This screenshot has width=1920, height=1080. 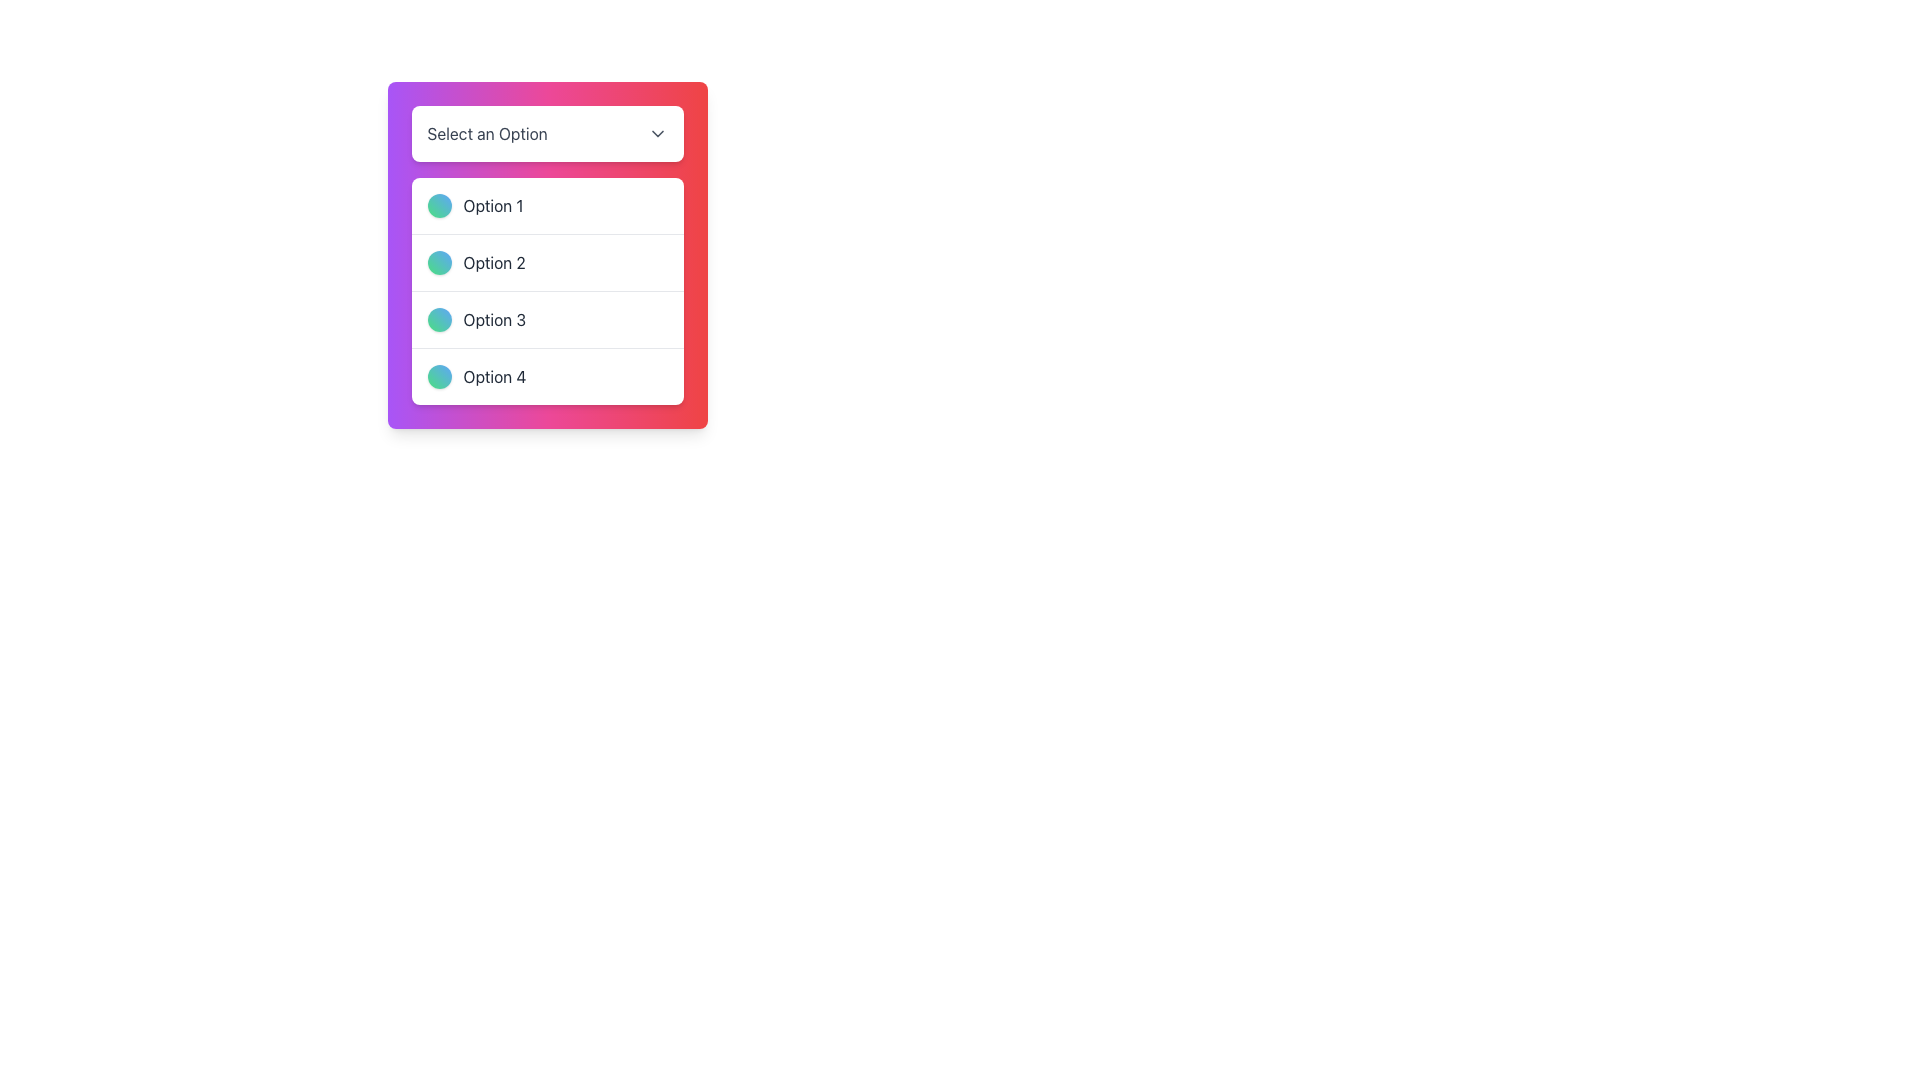 What do you see at coordinates (547, 206) in the screenshot?
I see `the first list item labeled 'Option 1' in the dropdown menu` at bounding box center [547, 206].